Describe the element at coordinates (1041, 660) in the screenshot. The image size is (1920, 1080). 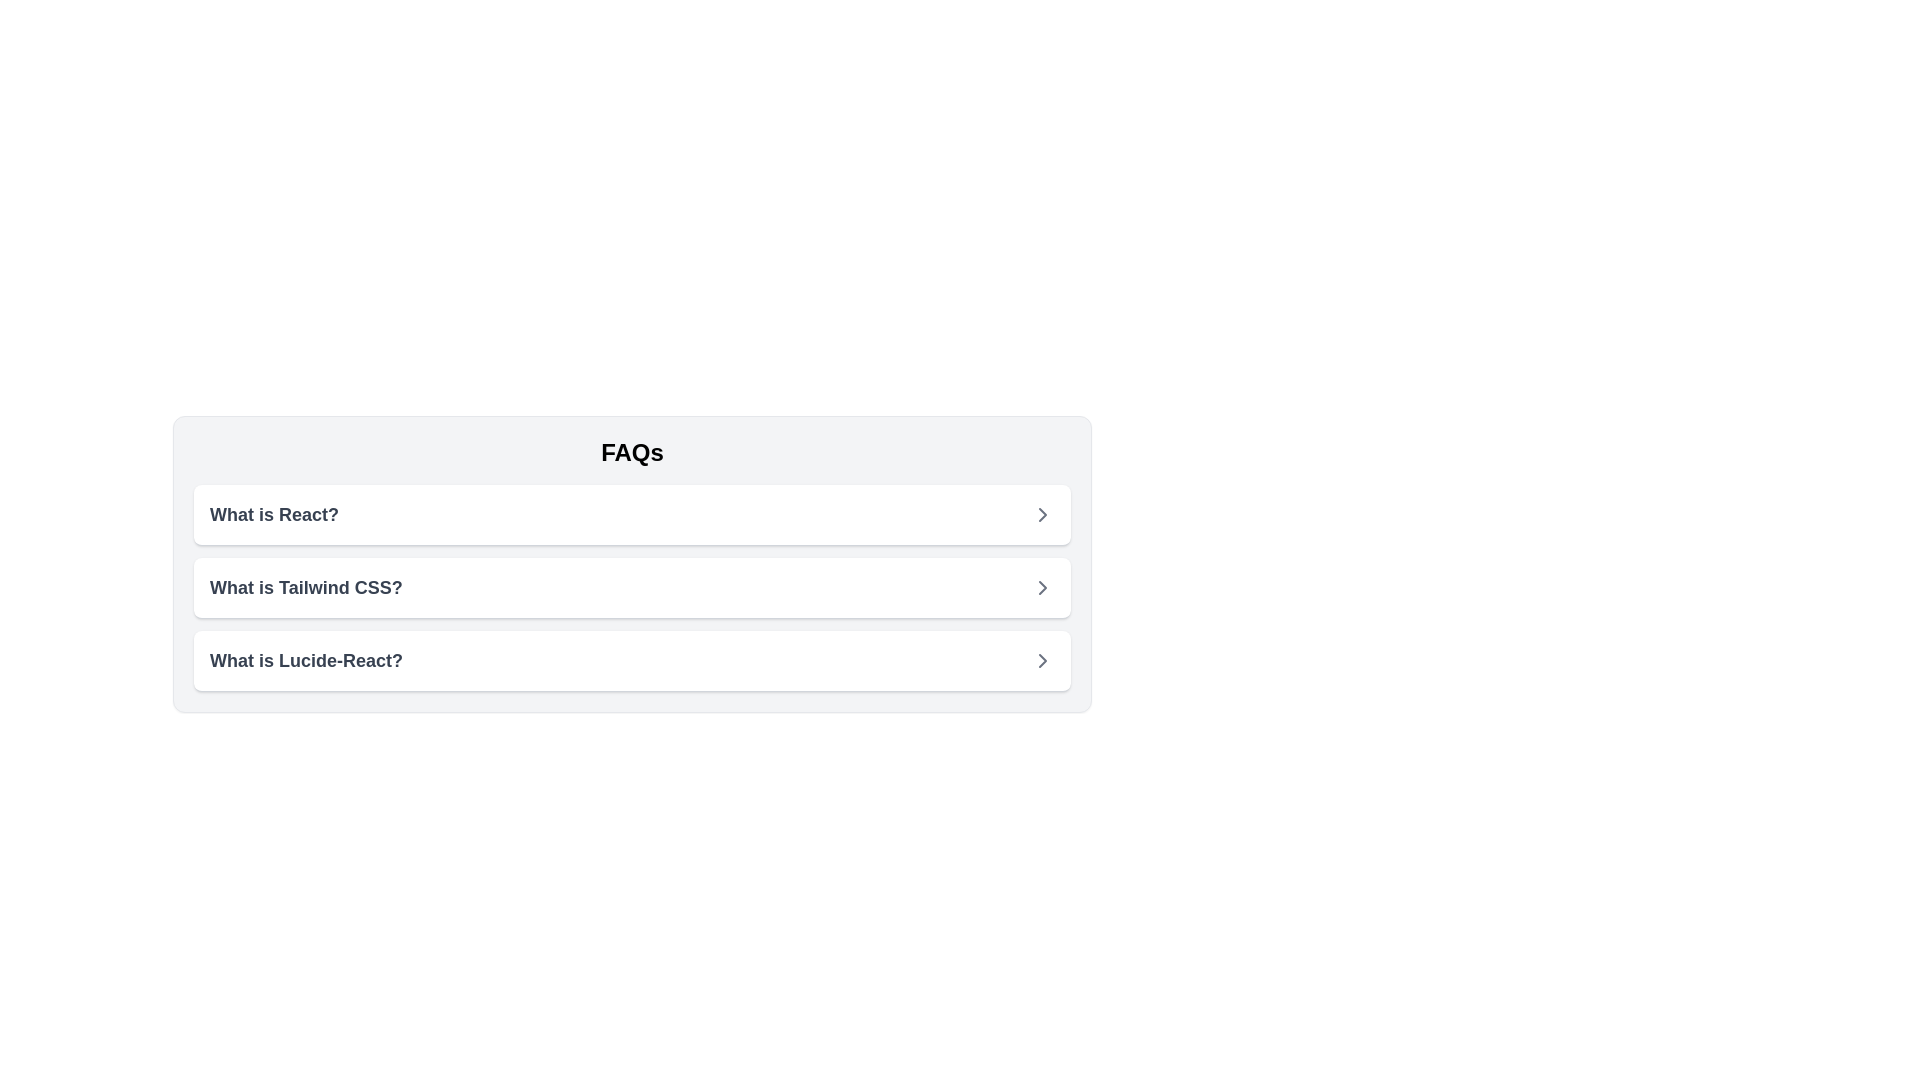
I see `the right-facing gray chevron icon located to the far right of the 'What is Lucide-React?' FAQ entry to trigger the tooltip or effect` at that location.